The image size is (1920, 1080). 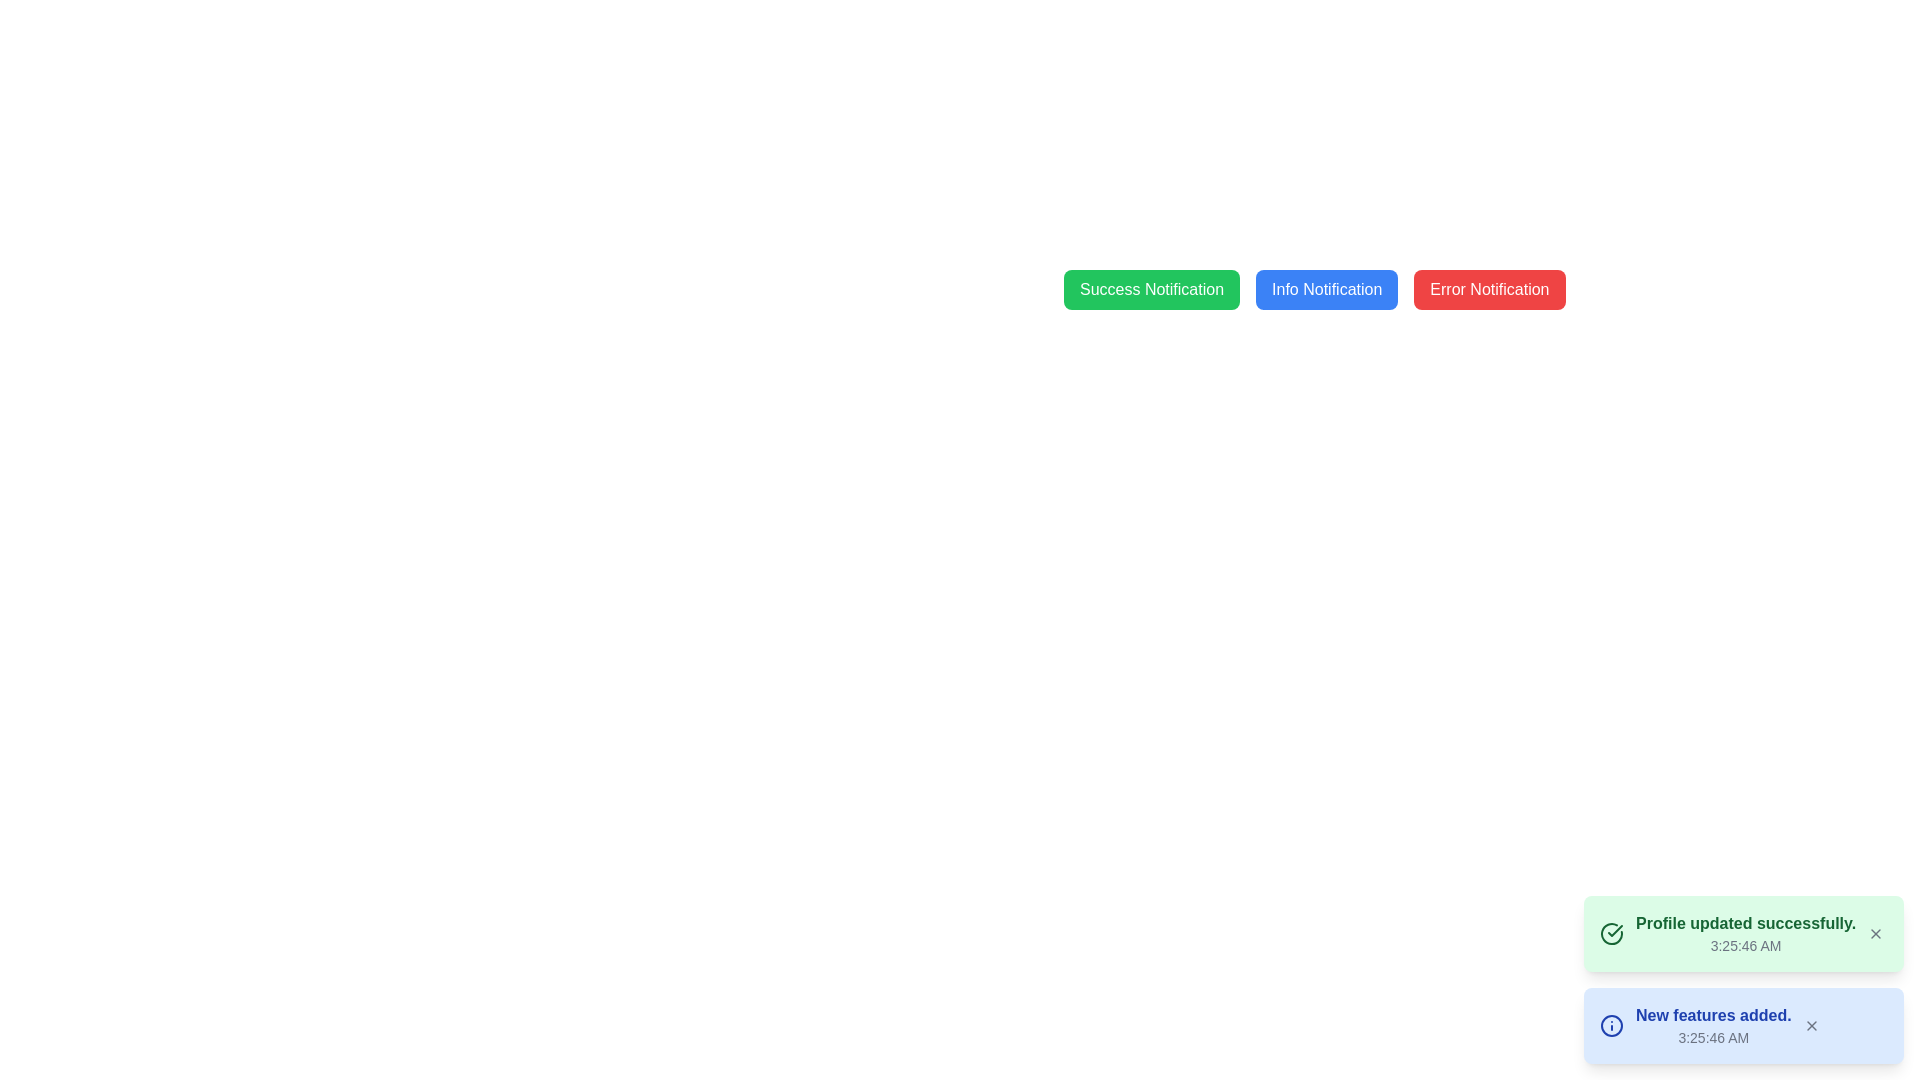 I want to click on the dismiss button located at the rightmost end of the notification message box with the text 'Profile updated successfully.', so click(x=1875, y=933).